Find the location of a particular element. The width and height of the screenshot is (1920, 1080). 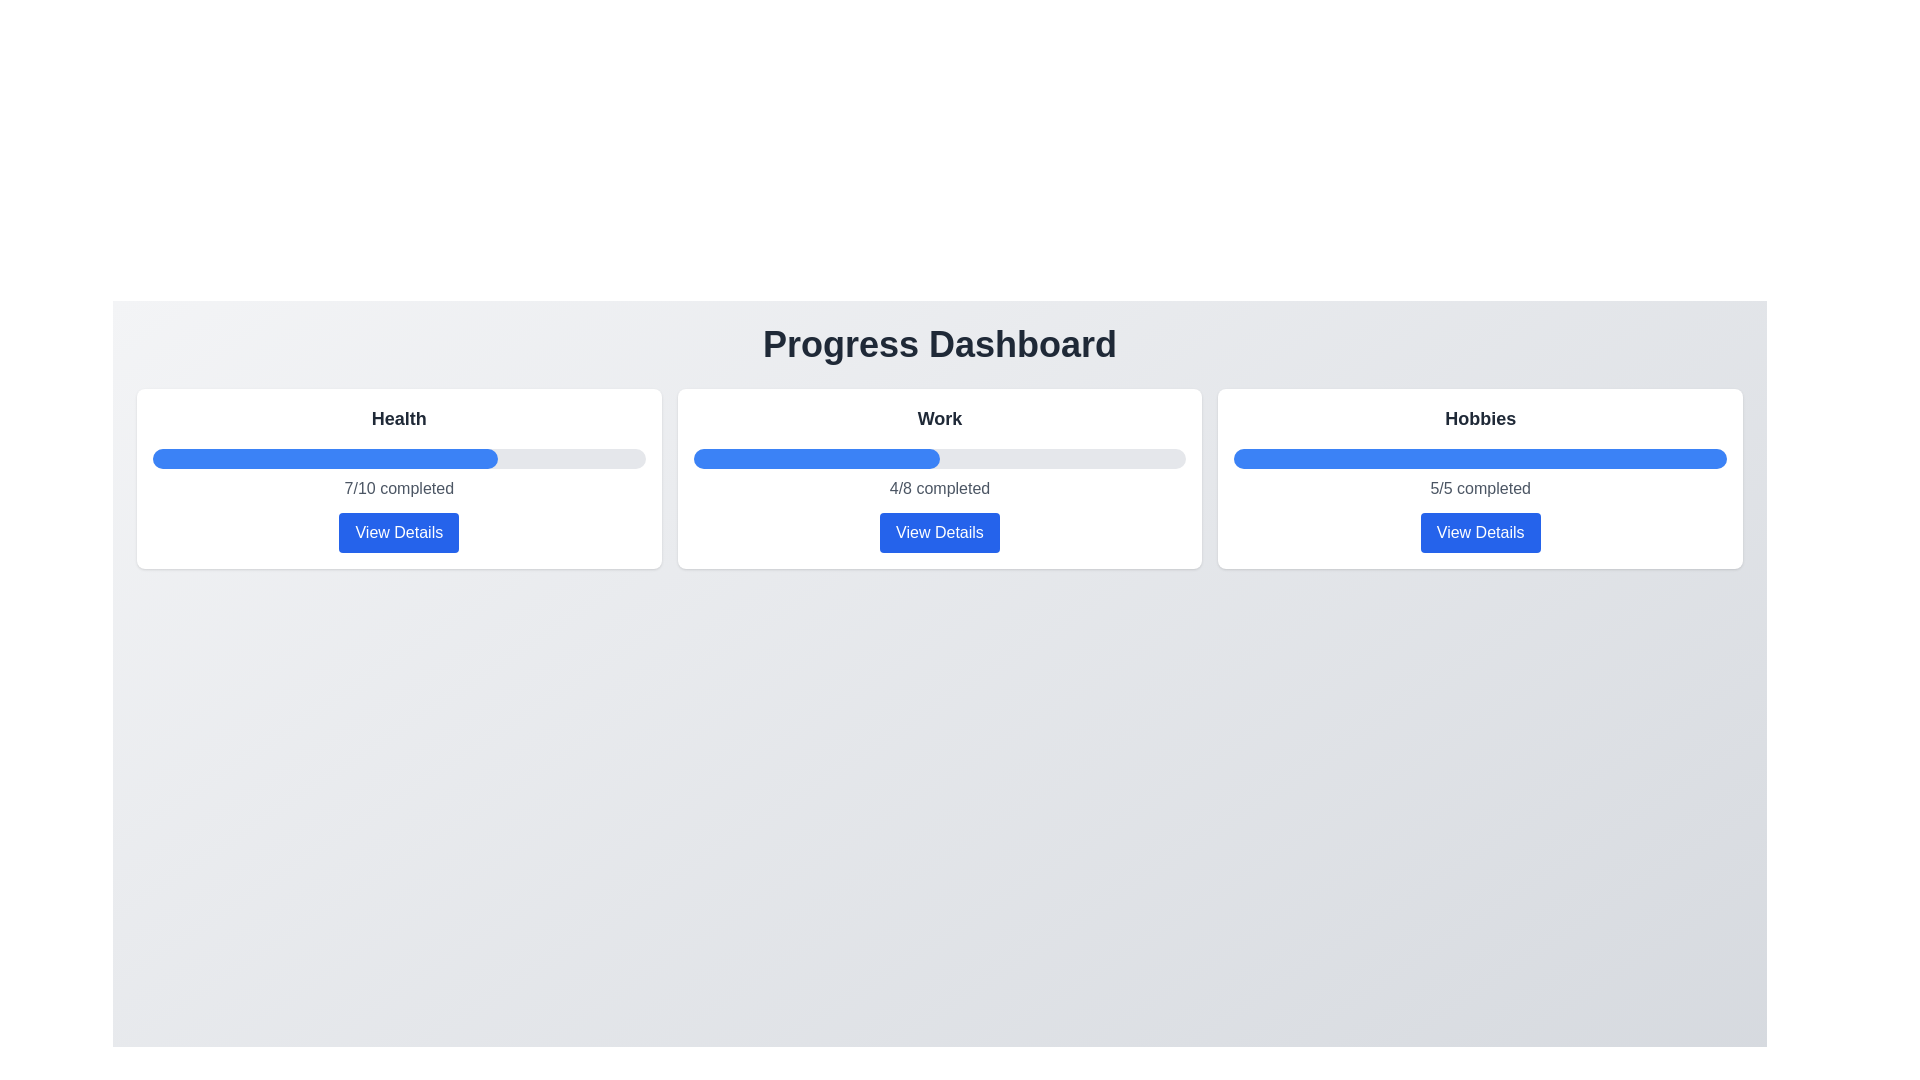

the text label displaying '7/10 completed' progress information, located below the progress bar in the first card under the 'Health' section is located at coordinates (399, 489).